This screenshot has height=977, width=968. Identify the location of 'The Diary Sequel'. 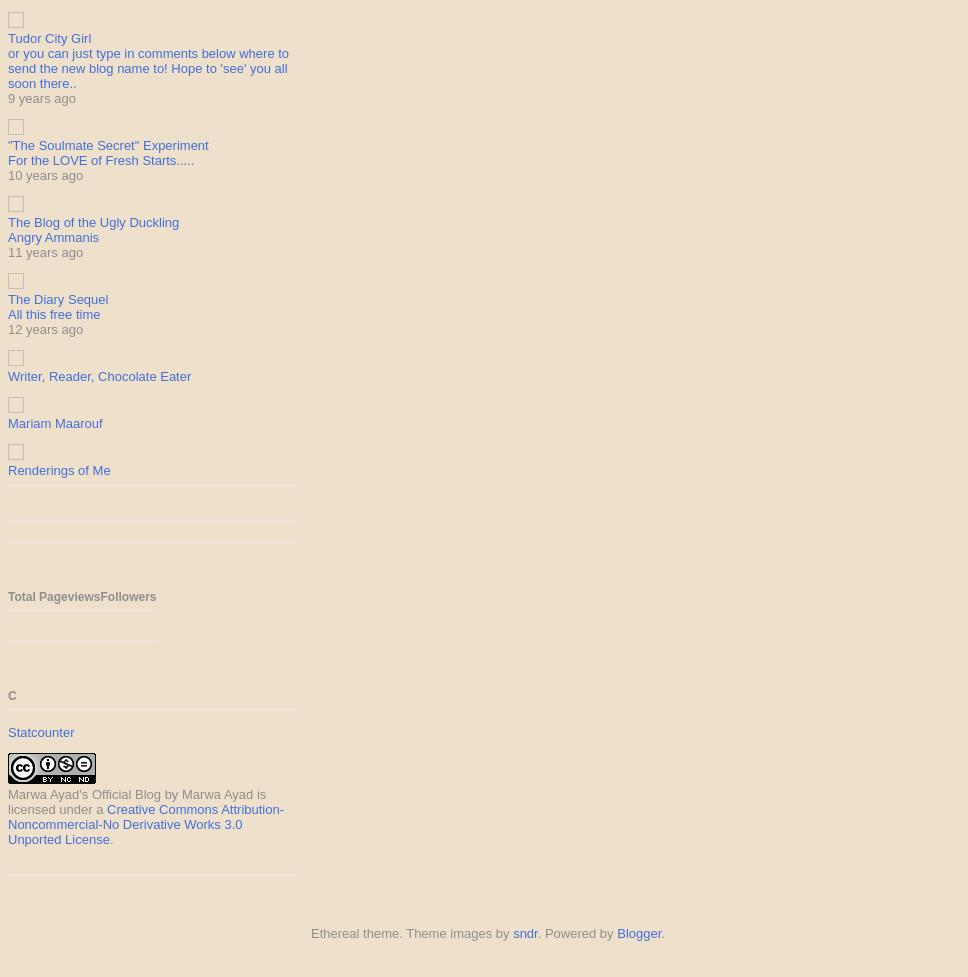
(8, 298).